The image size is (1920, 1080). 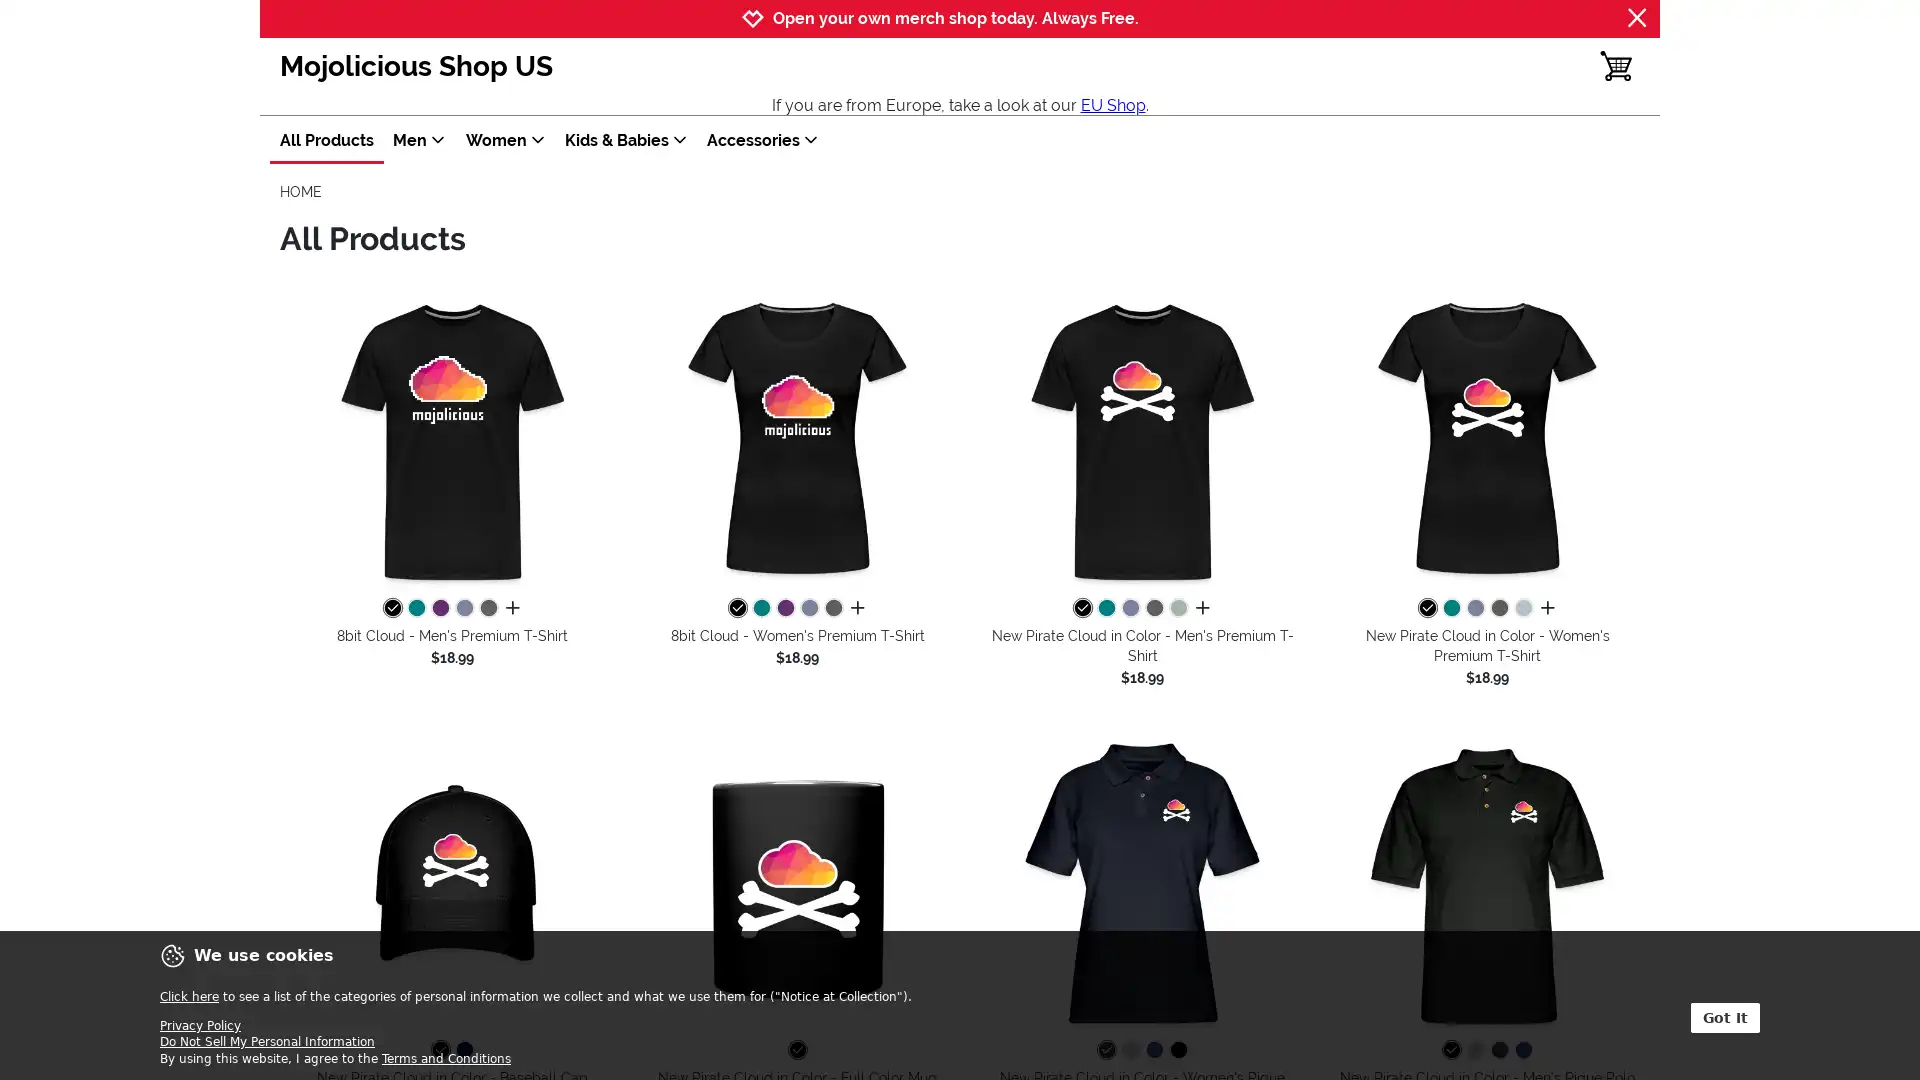 I want to click on black, so click(x=439, y=1050).